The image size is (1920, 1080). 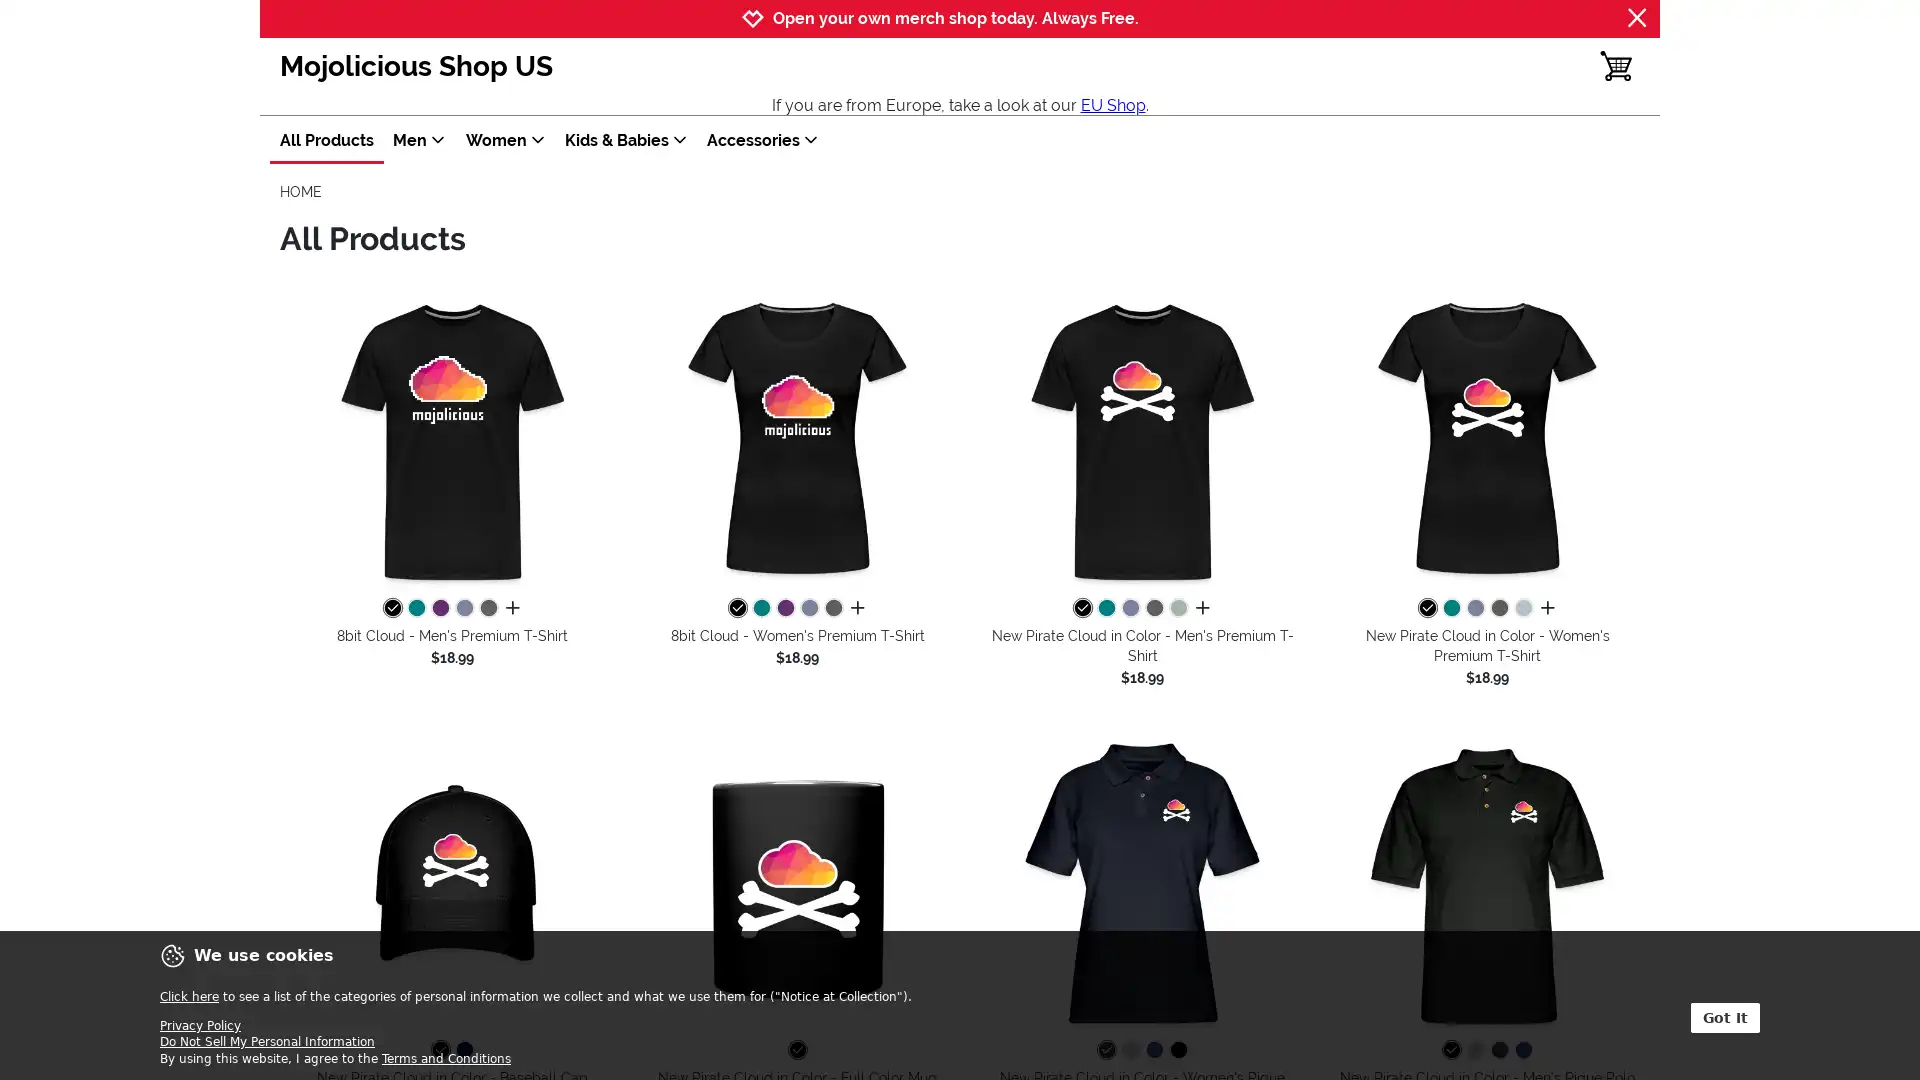 I want to click on black, so click(x=439, y=1050).